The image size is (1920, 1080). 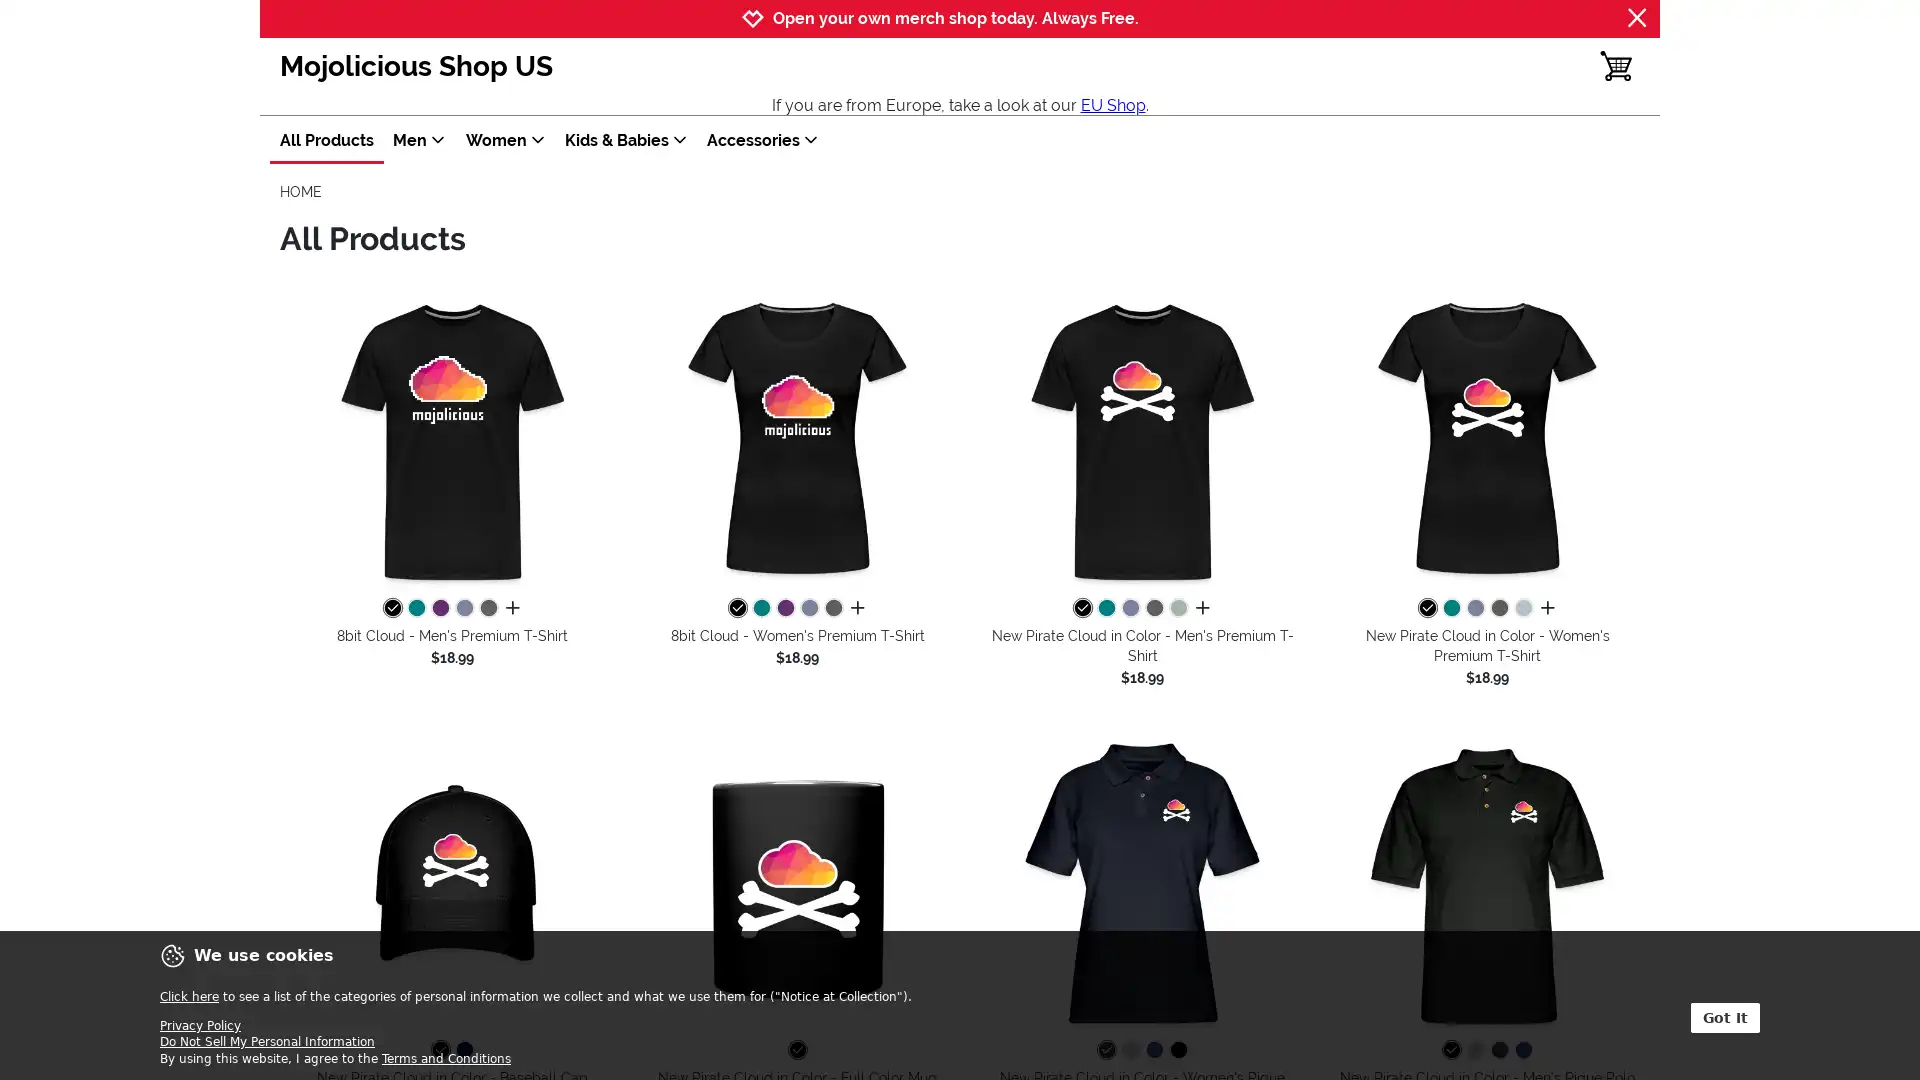 I want to click on black, so click(x=439, y=1050).